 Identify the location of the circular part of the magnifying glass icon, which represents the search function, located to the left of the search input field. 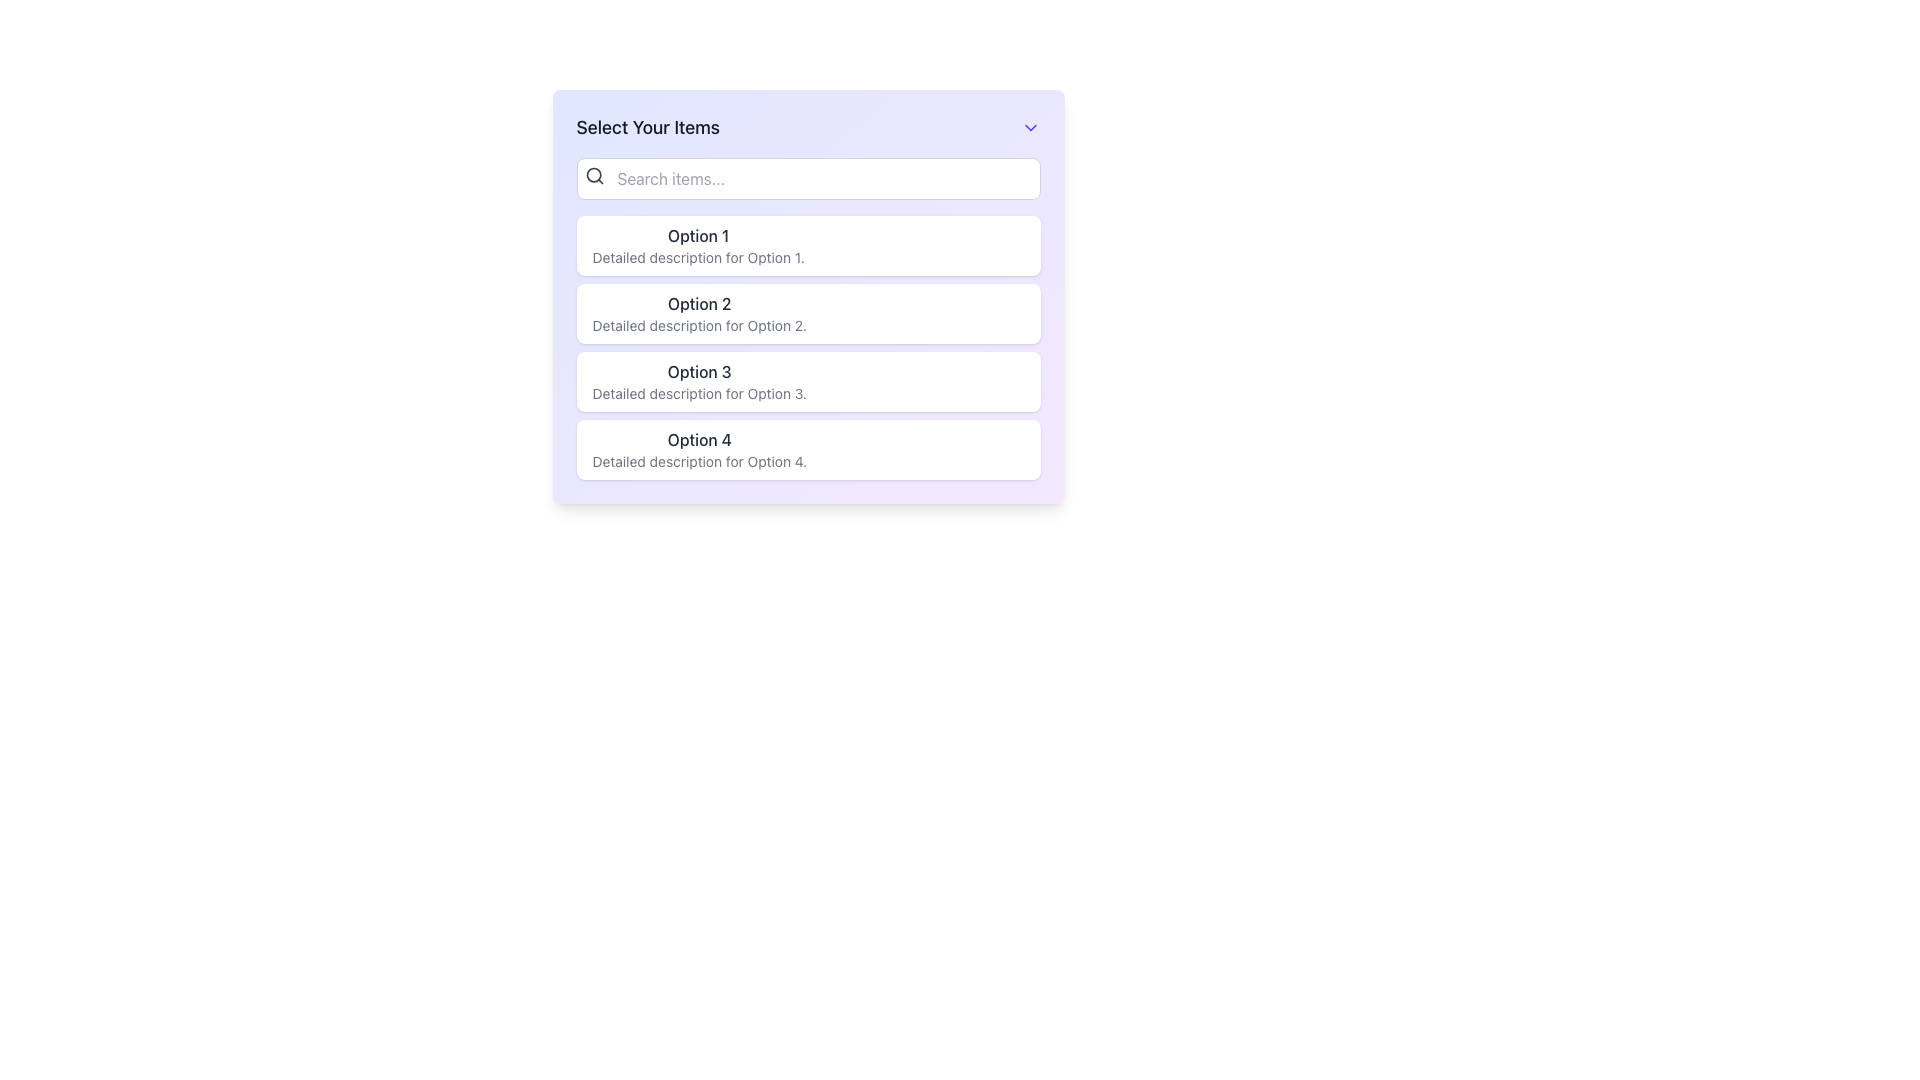
(592, 174).